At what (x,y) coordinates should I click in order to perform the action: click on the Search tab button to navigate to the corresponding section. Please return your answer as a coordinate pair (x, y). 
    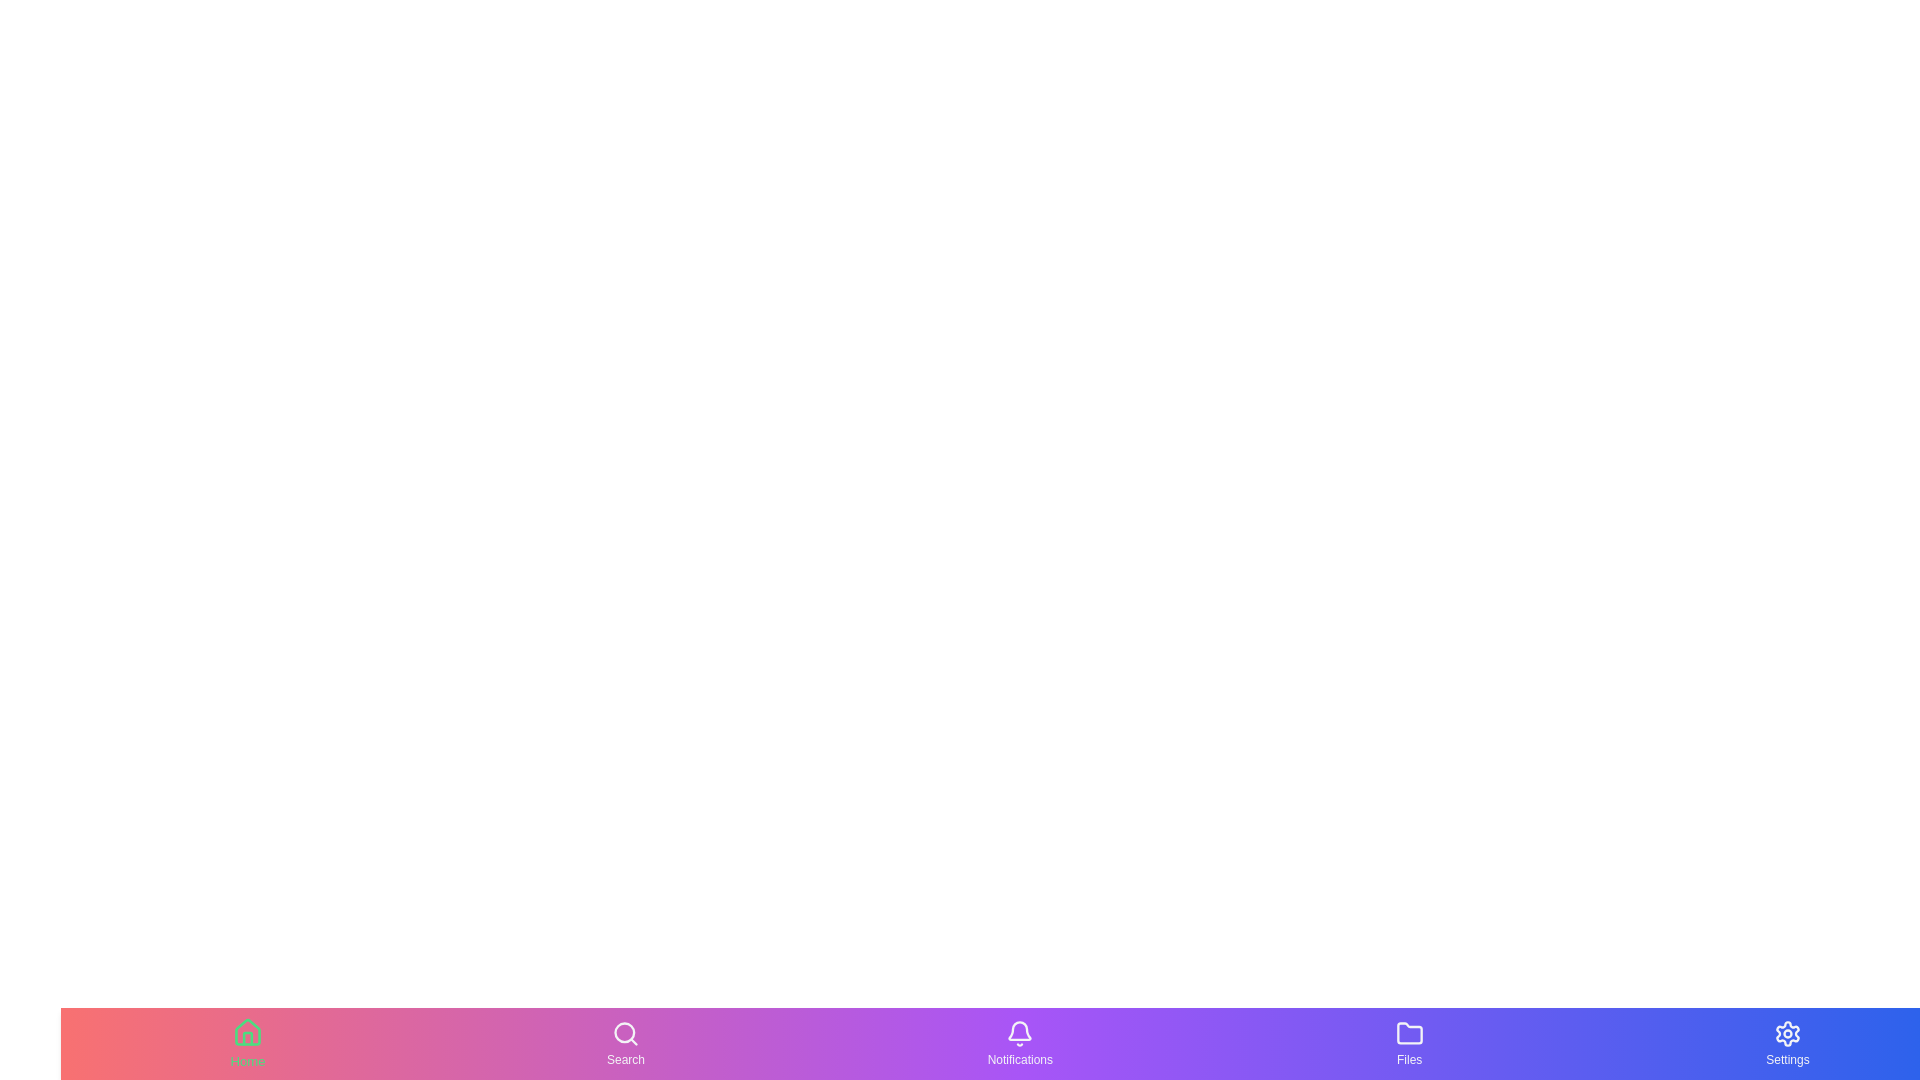
    Looking at the image, I should click on (624, 1043).